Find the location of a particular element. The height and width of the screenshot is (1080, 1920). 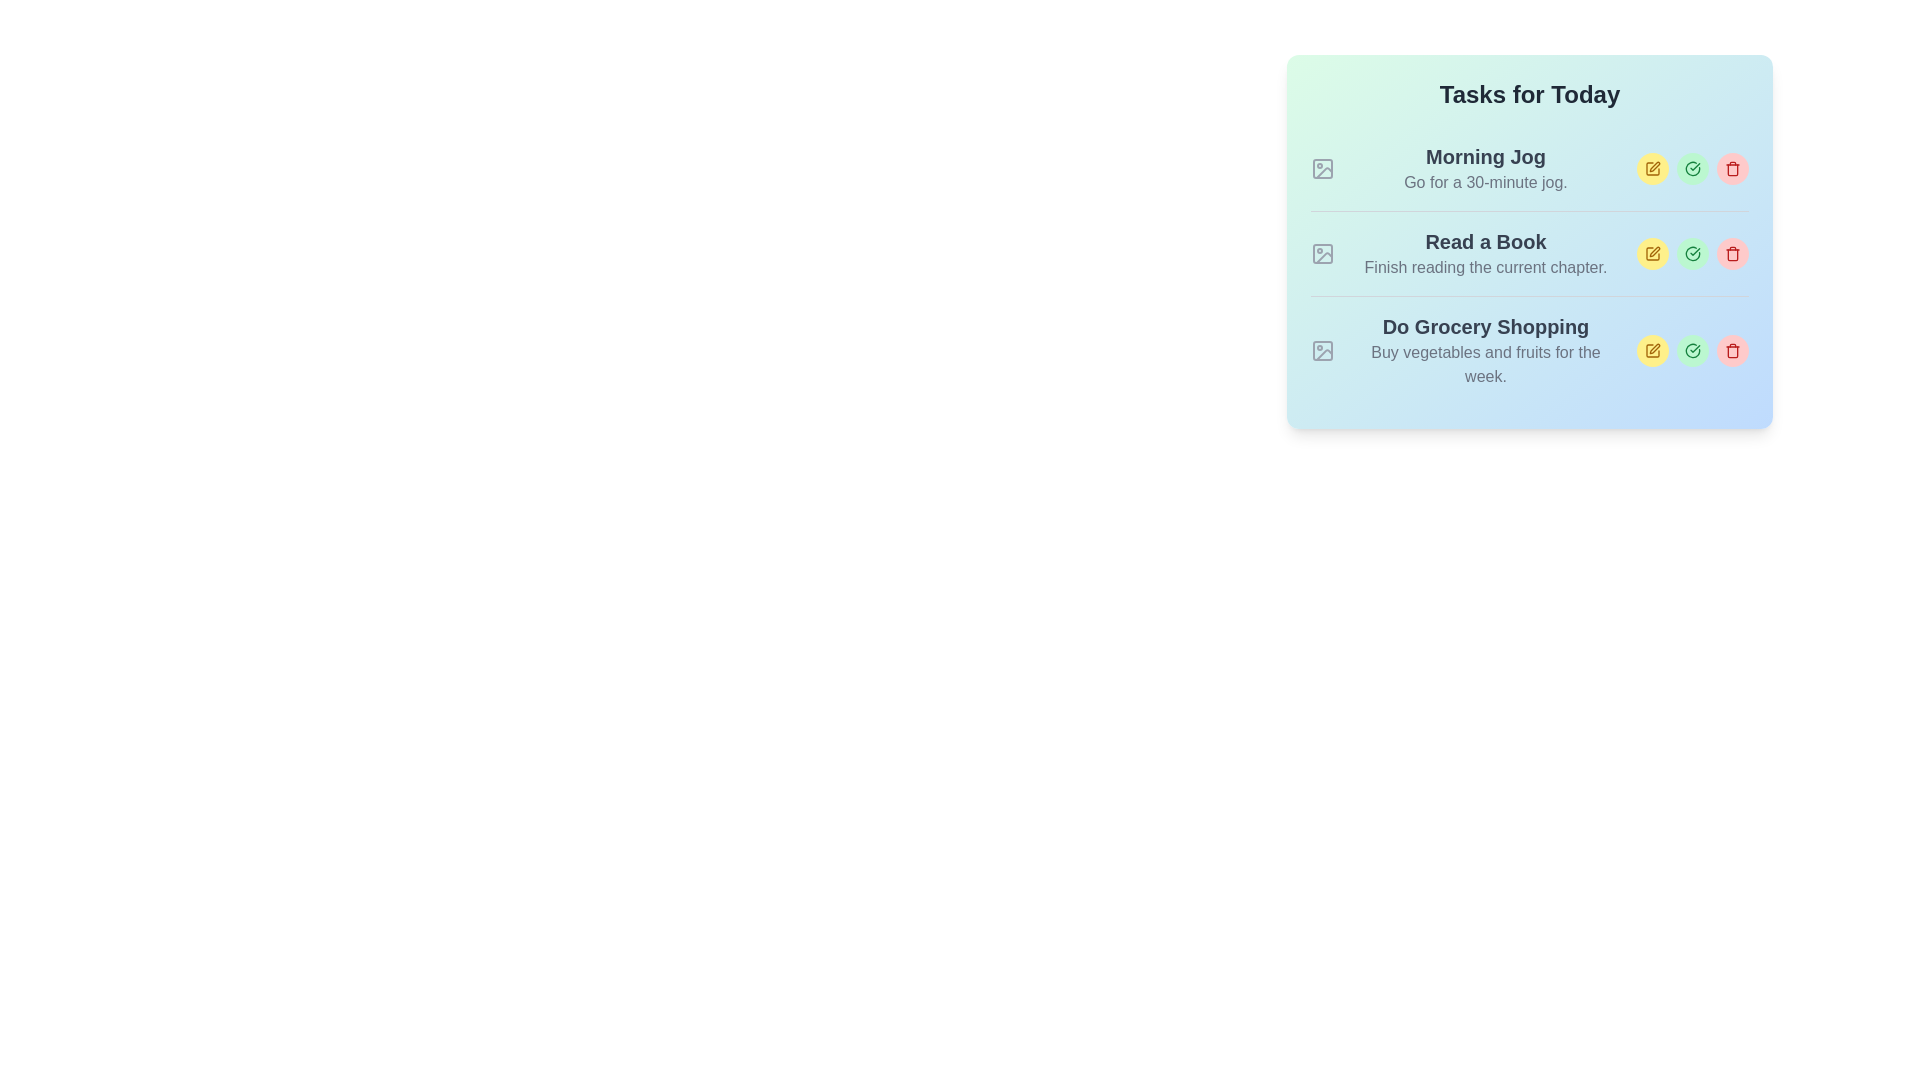

the green circular checkmark icon in the second row of the tasks list, which indicates completion for the 'Read a Book' task is located at coordinates (1692, 168).